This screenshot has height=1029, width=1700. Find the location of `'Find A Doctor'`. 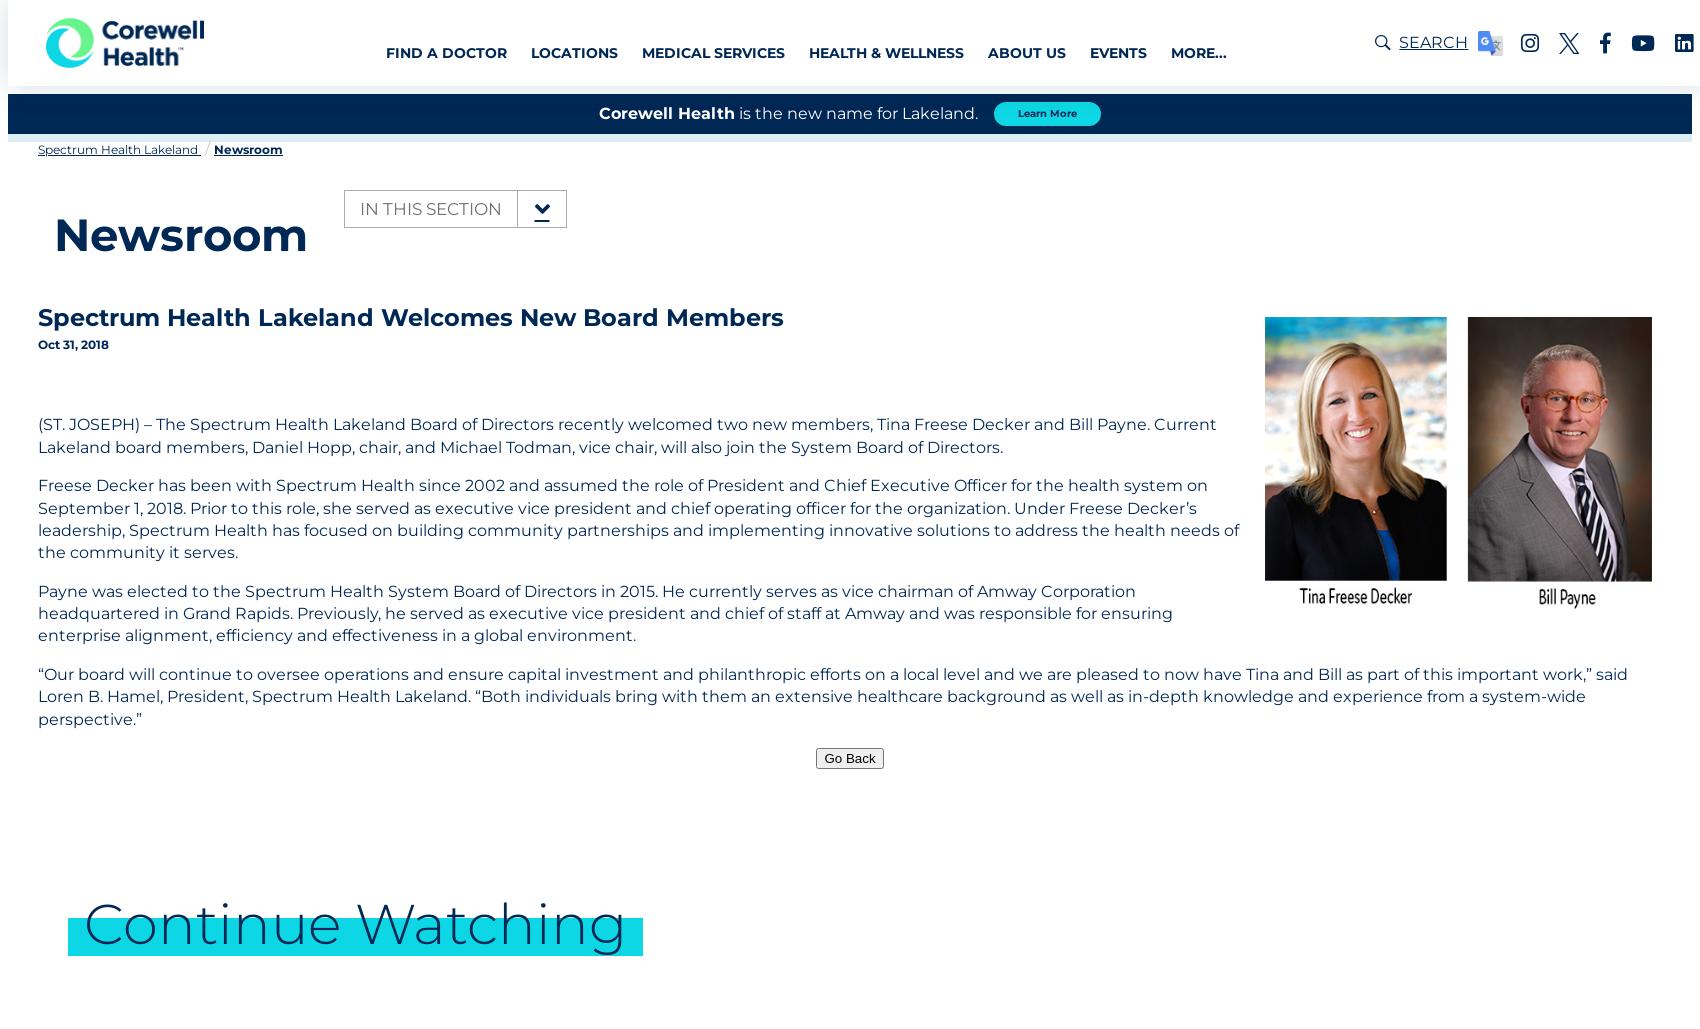

'Find A Doctor' is located at coordinates (445, 52).